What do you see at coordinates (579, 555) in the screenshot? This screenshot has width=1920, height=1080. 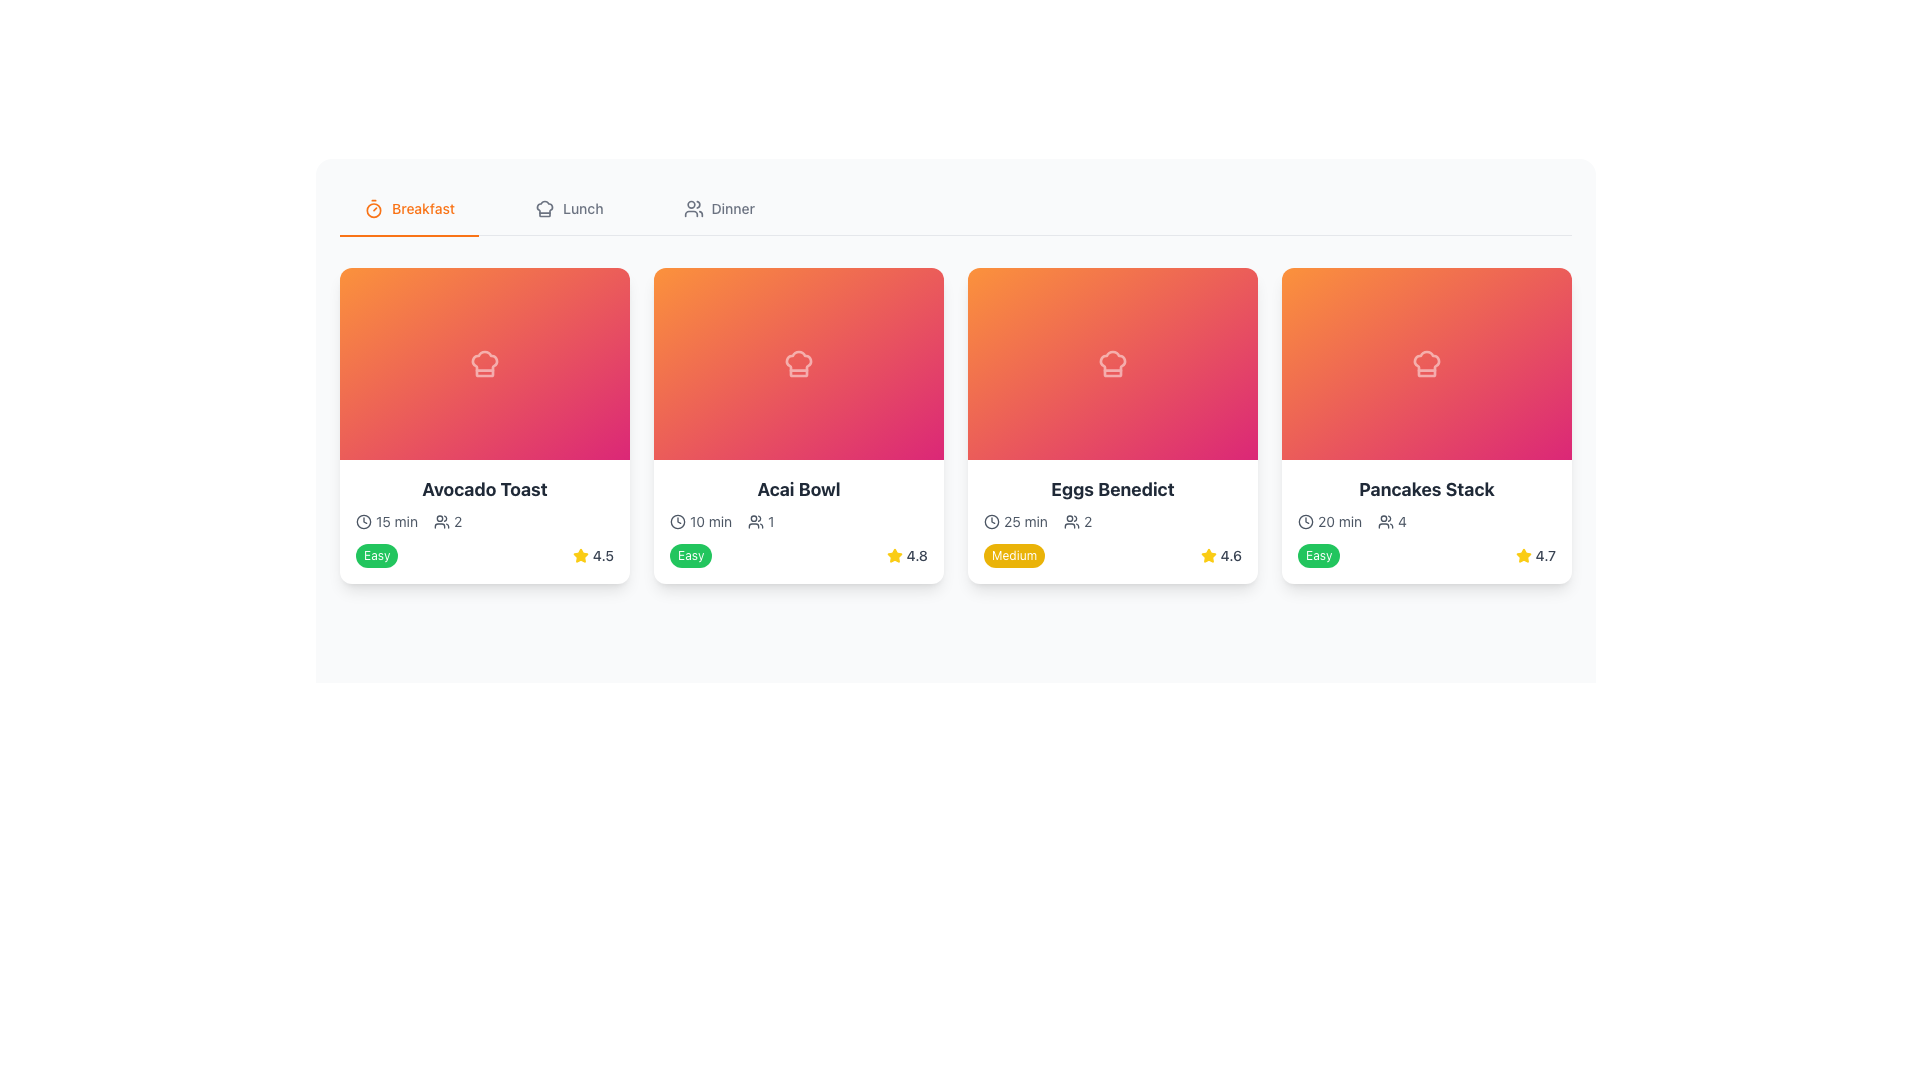 I see `the star icon representing the 4.5 rating for the 'Avocado Toast' dish, located in the rating group beside the numerical rating` at bounding box center [579, 555].